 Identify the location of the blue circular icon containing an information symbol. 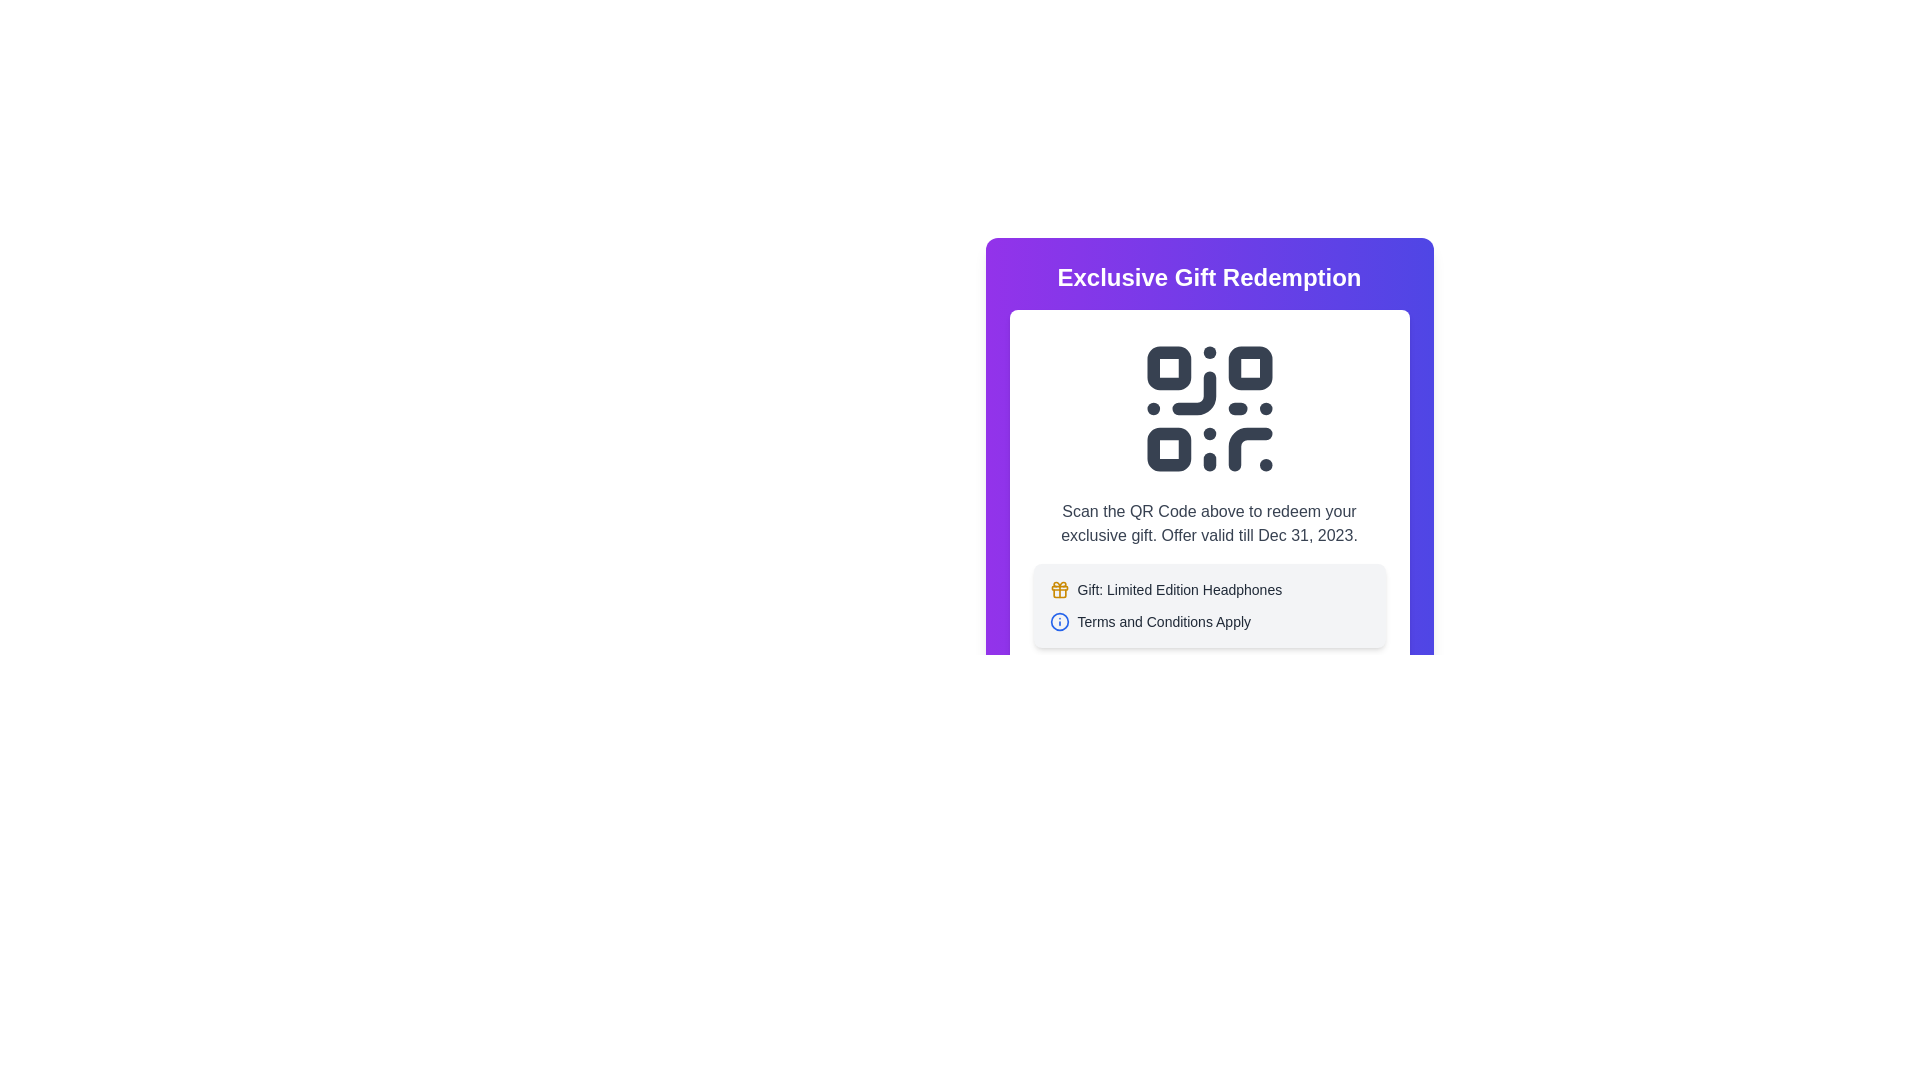
(1058, 620).